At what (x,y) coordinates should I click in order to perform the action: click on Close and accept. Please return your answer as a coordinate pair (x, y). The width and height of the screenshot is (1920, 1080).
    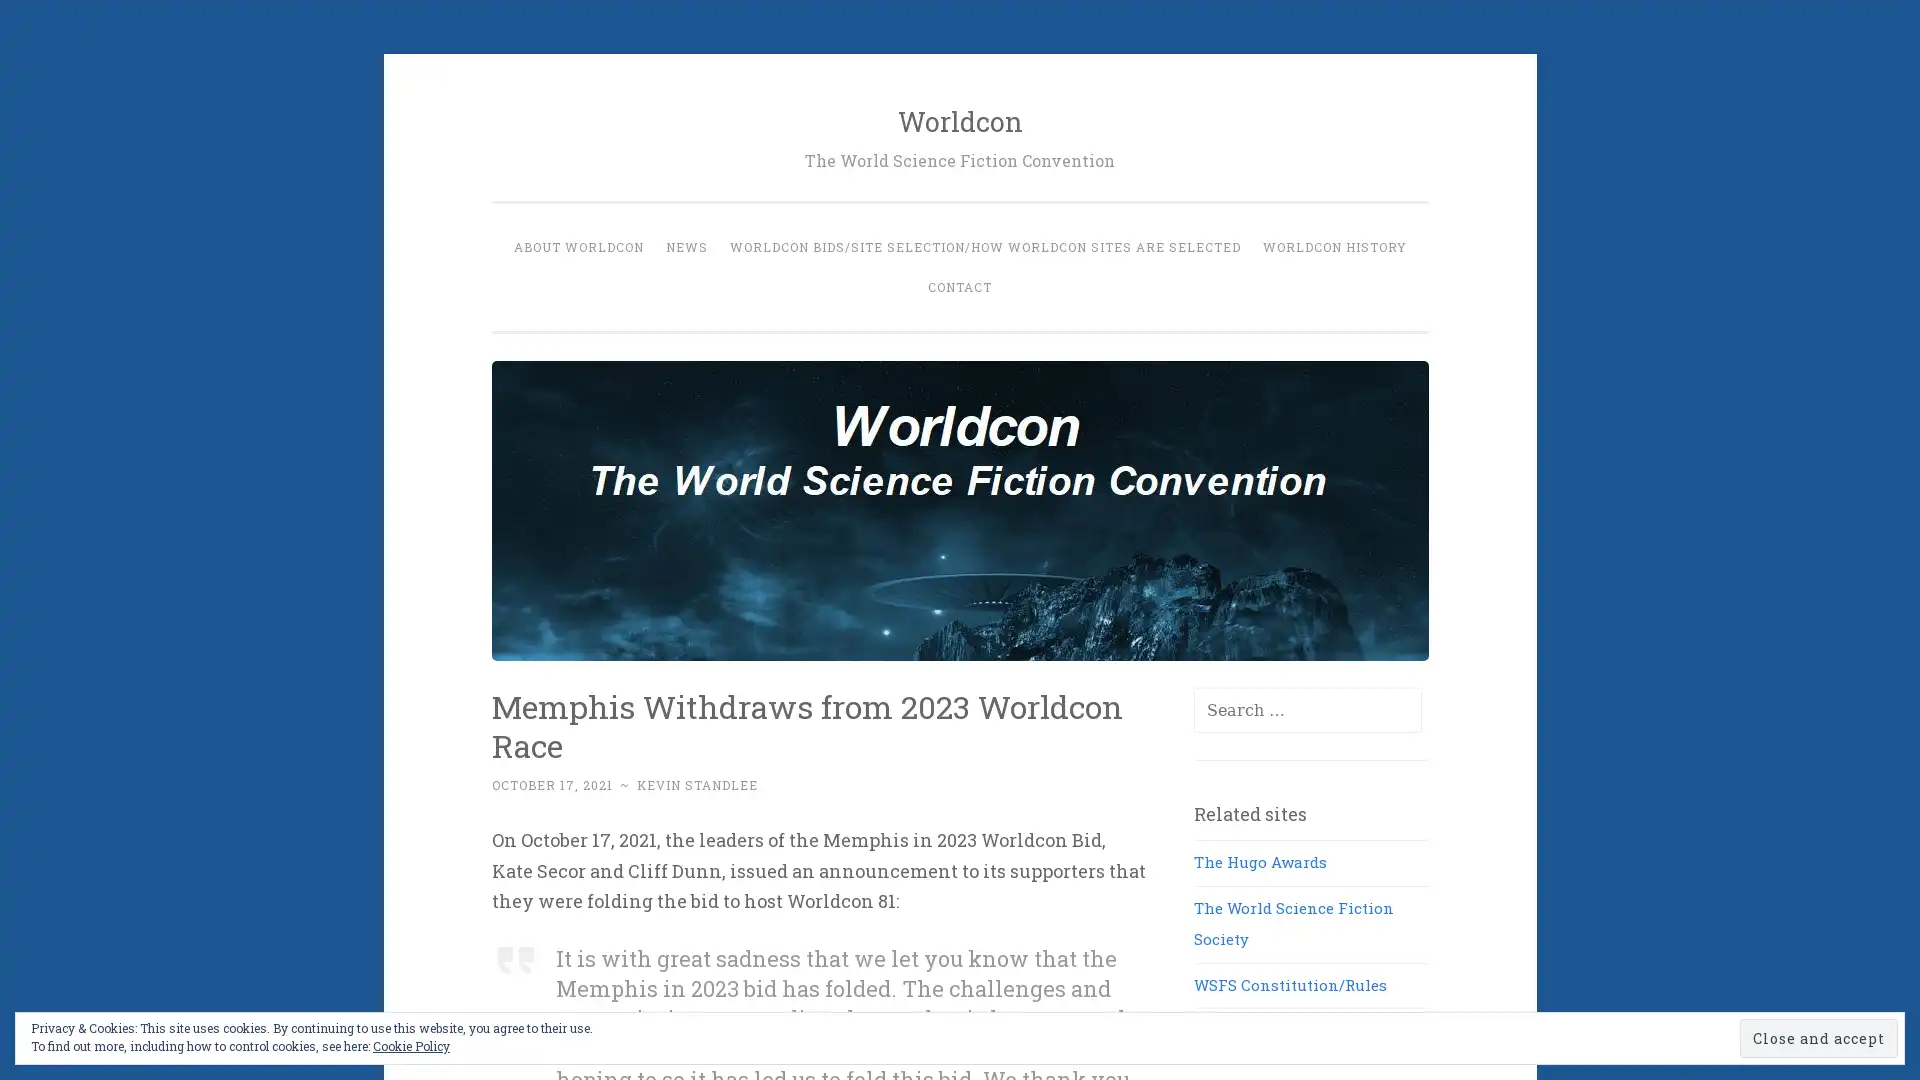
    Looking at the image, I should click on (1819, 1037).